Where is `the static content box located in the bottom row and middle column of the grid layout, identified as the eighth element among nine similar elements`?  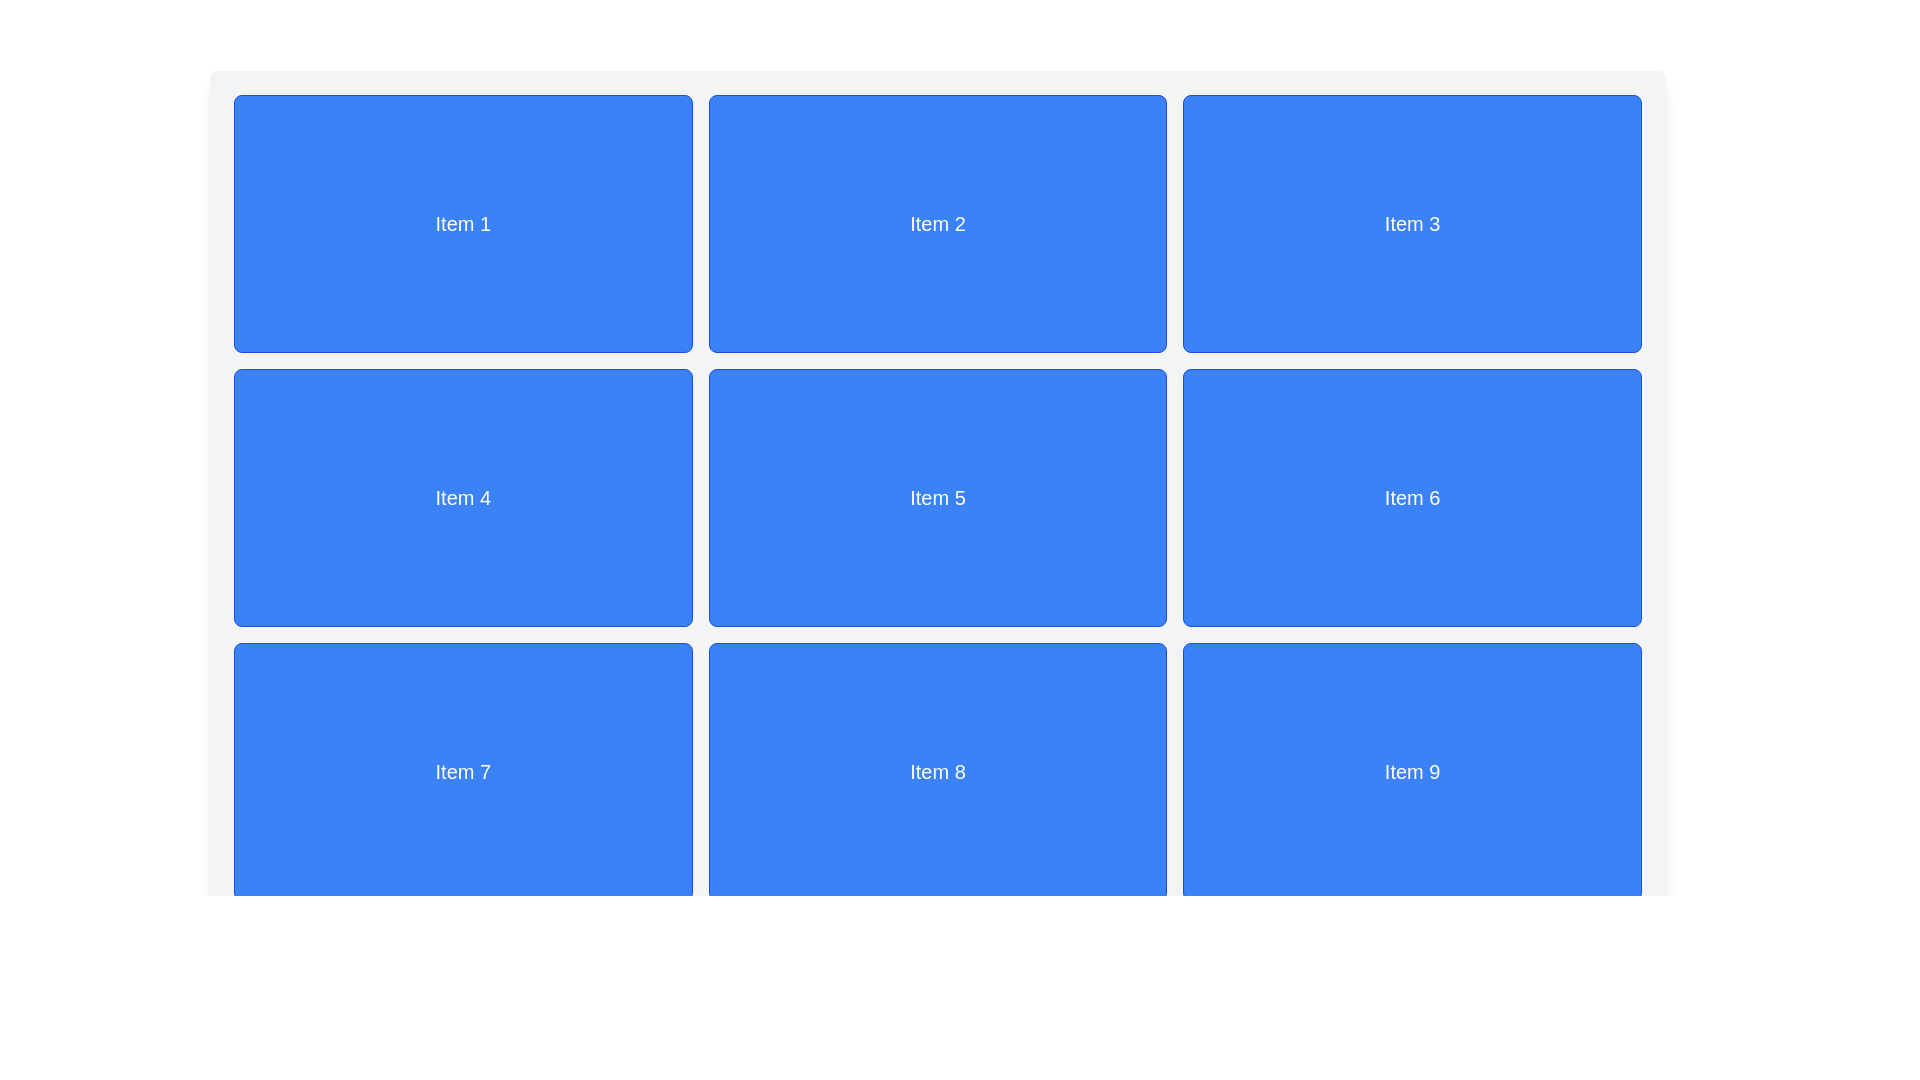 the static content box located in the bottom row and middle column of the grid layout, identified as the eighth element among nine similar elements is located at coordinates (936, 770).